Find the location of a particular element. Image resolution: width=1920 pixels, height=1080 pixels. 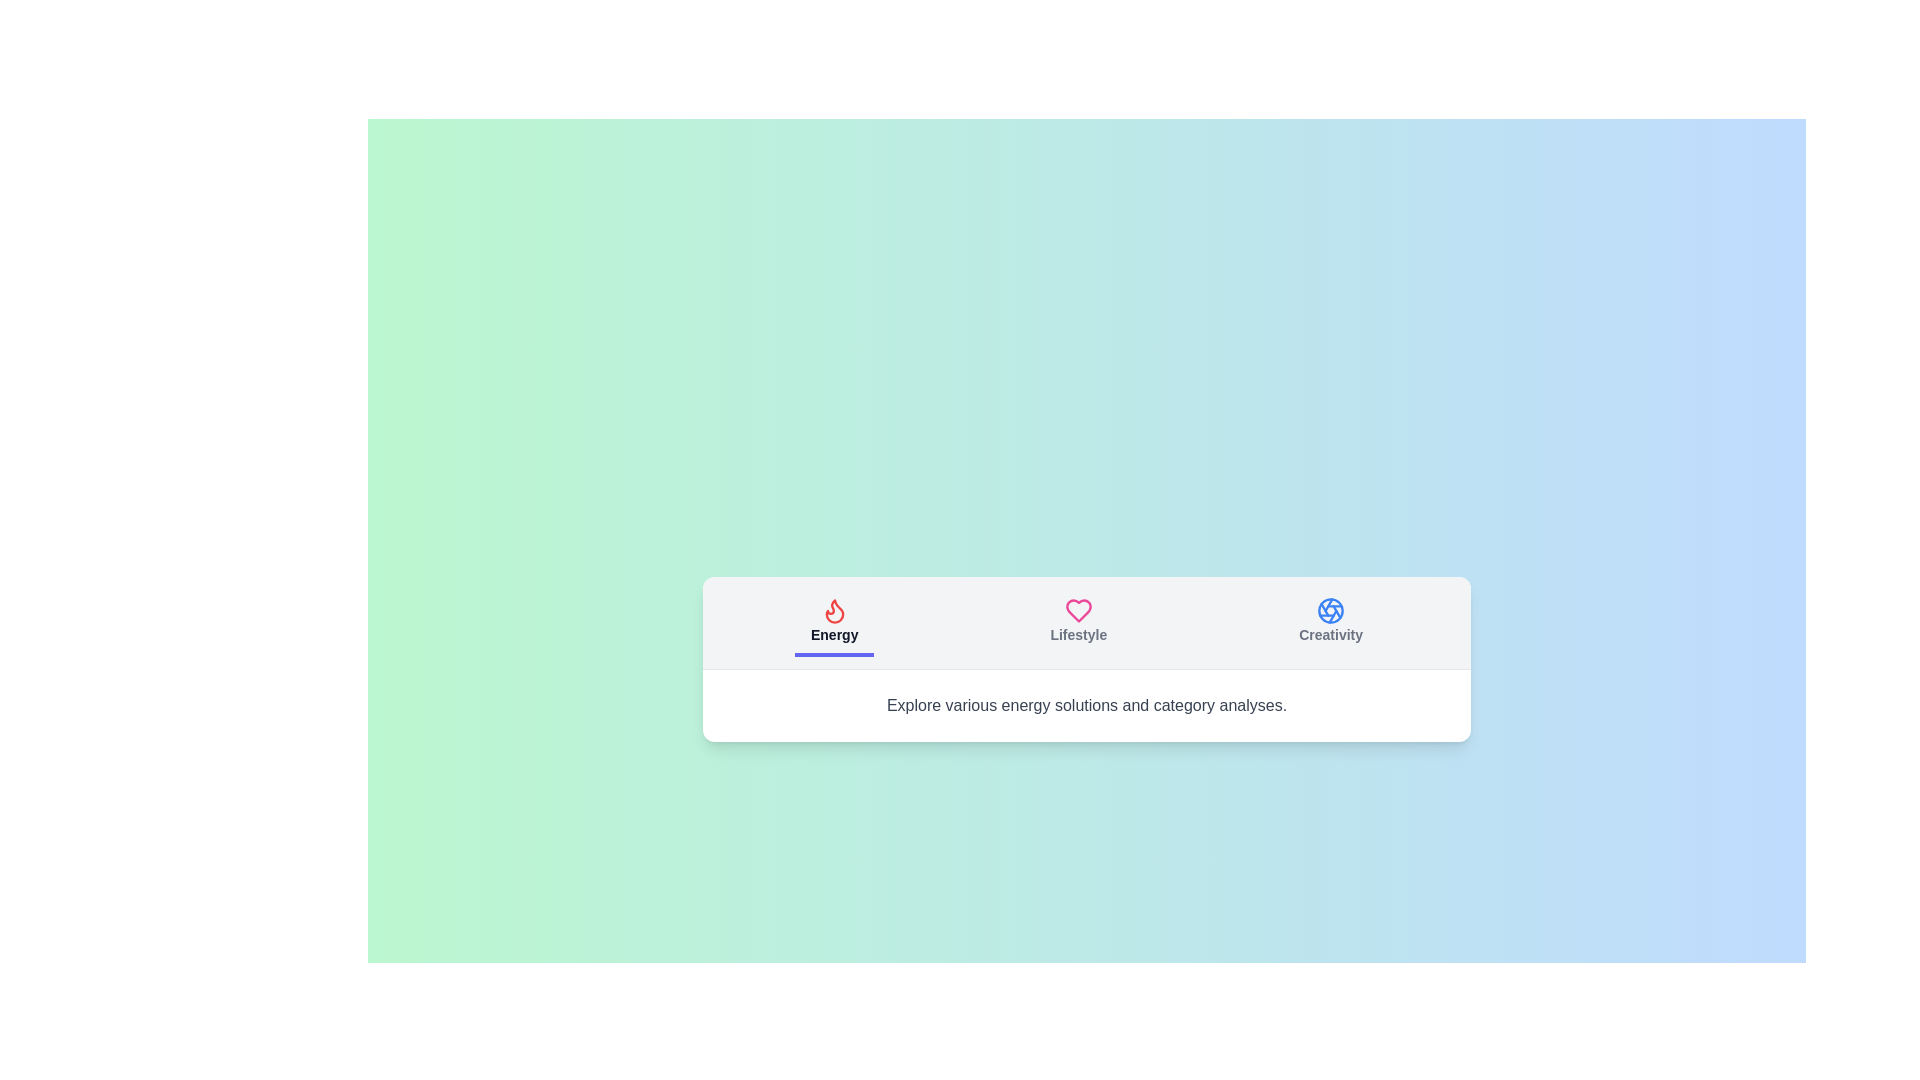

the tab labeled Energy is located at coordinates (834, 621).